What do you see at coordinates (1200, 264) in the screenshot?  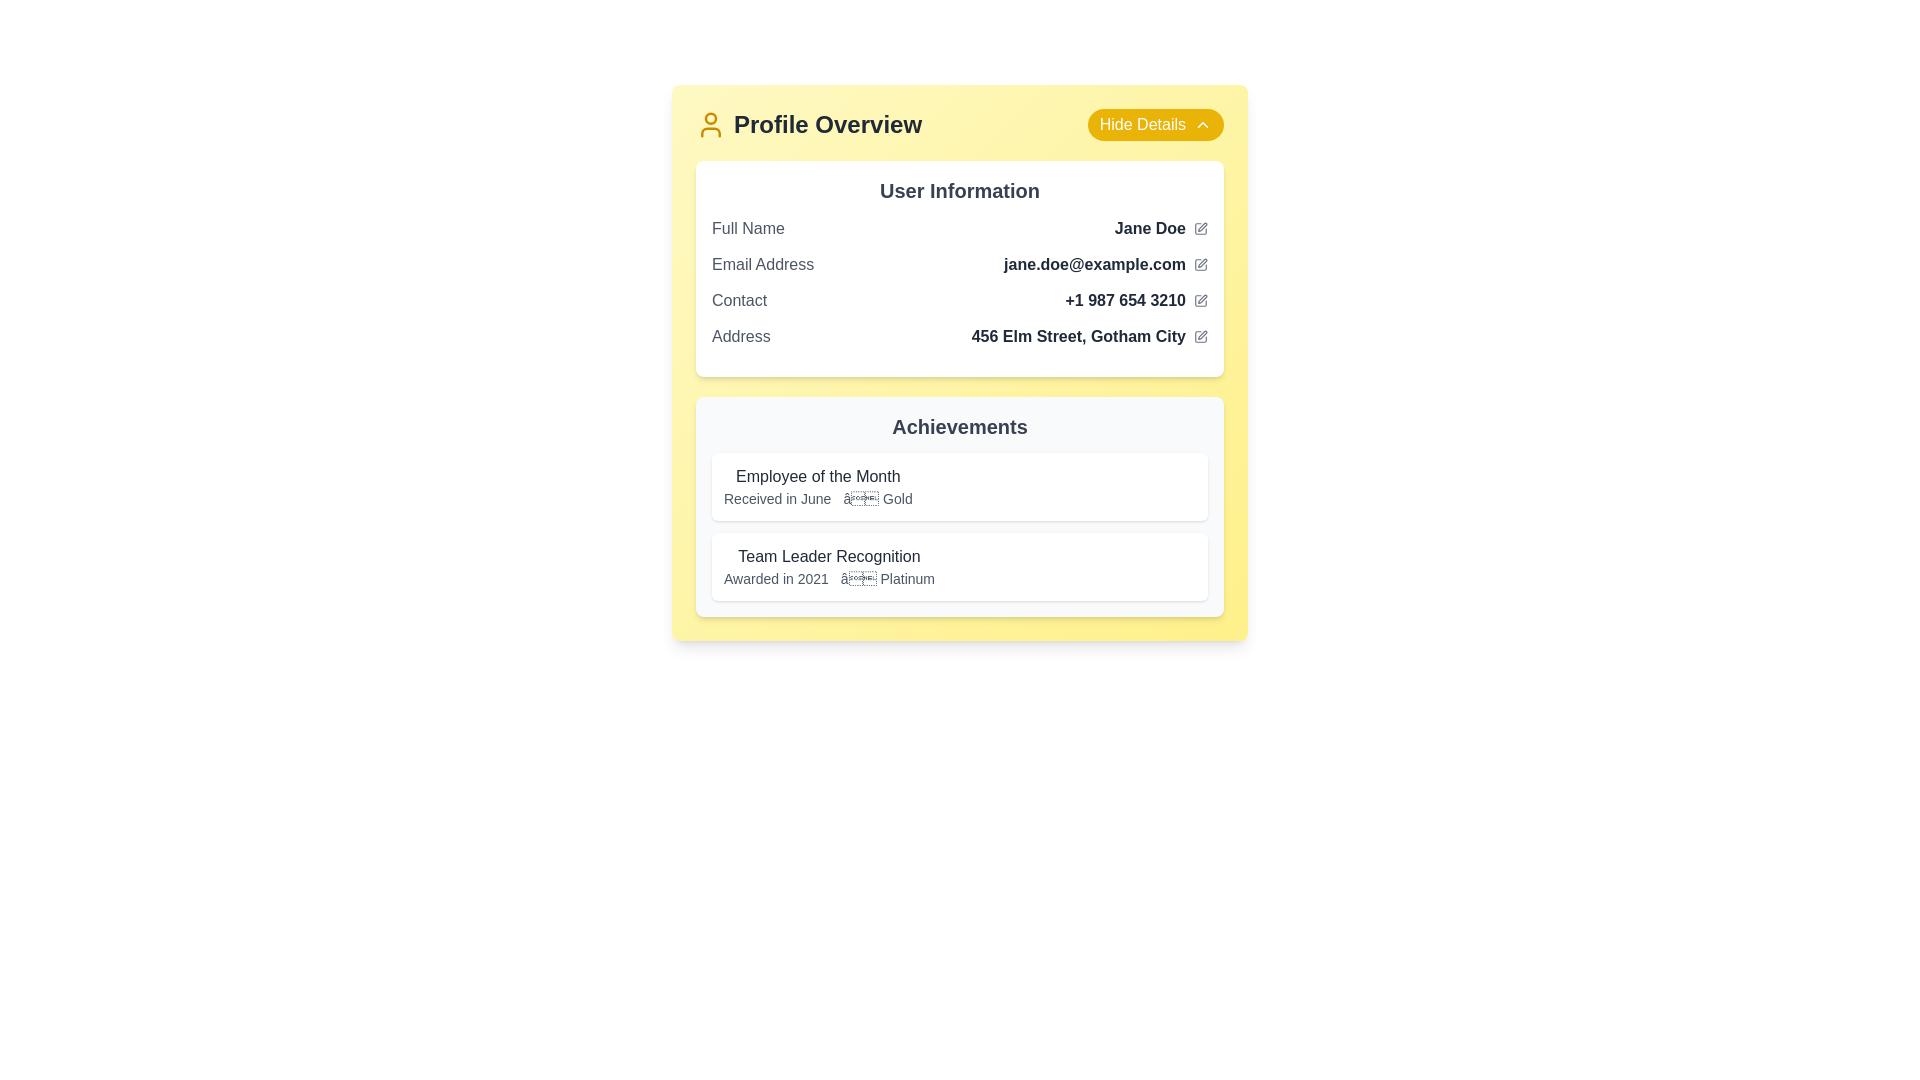 I see `the editing icon located to the immediate right of the email address text in the 'Email Address' row under the 'User Information' section to initiate editing mode` at bounding box center [1200, 264].